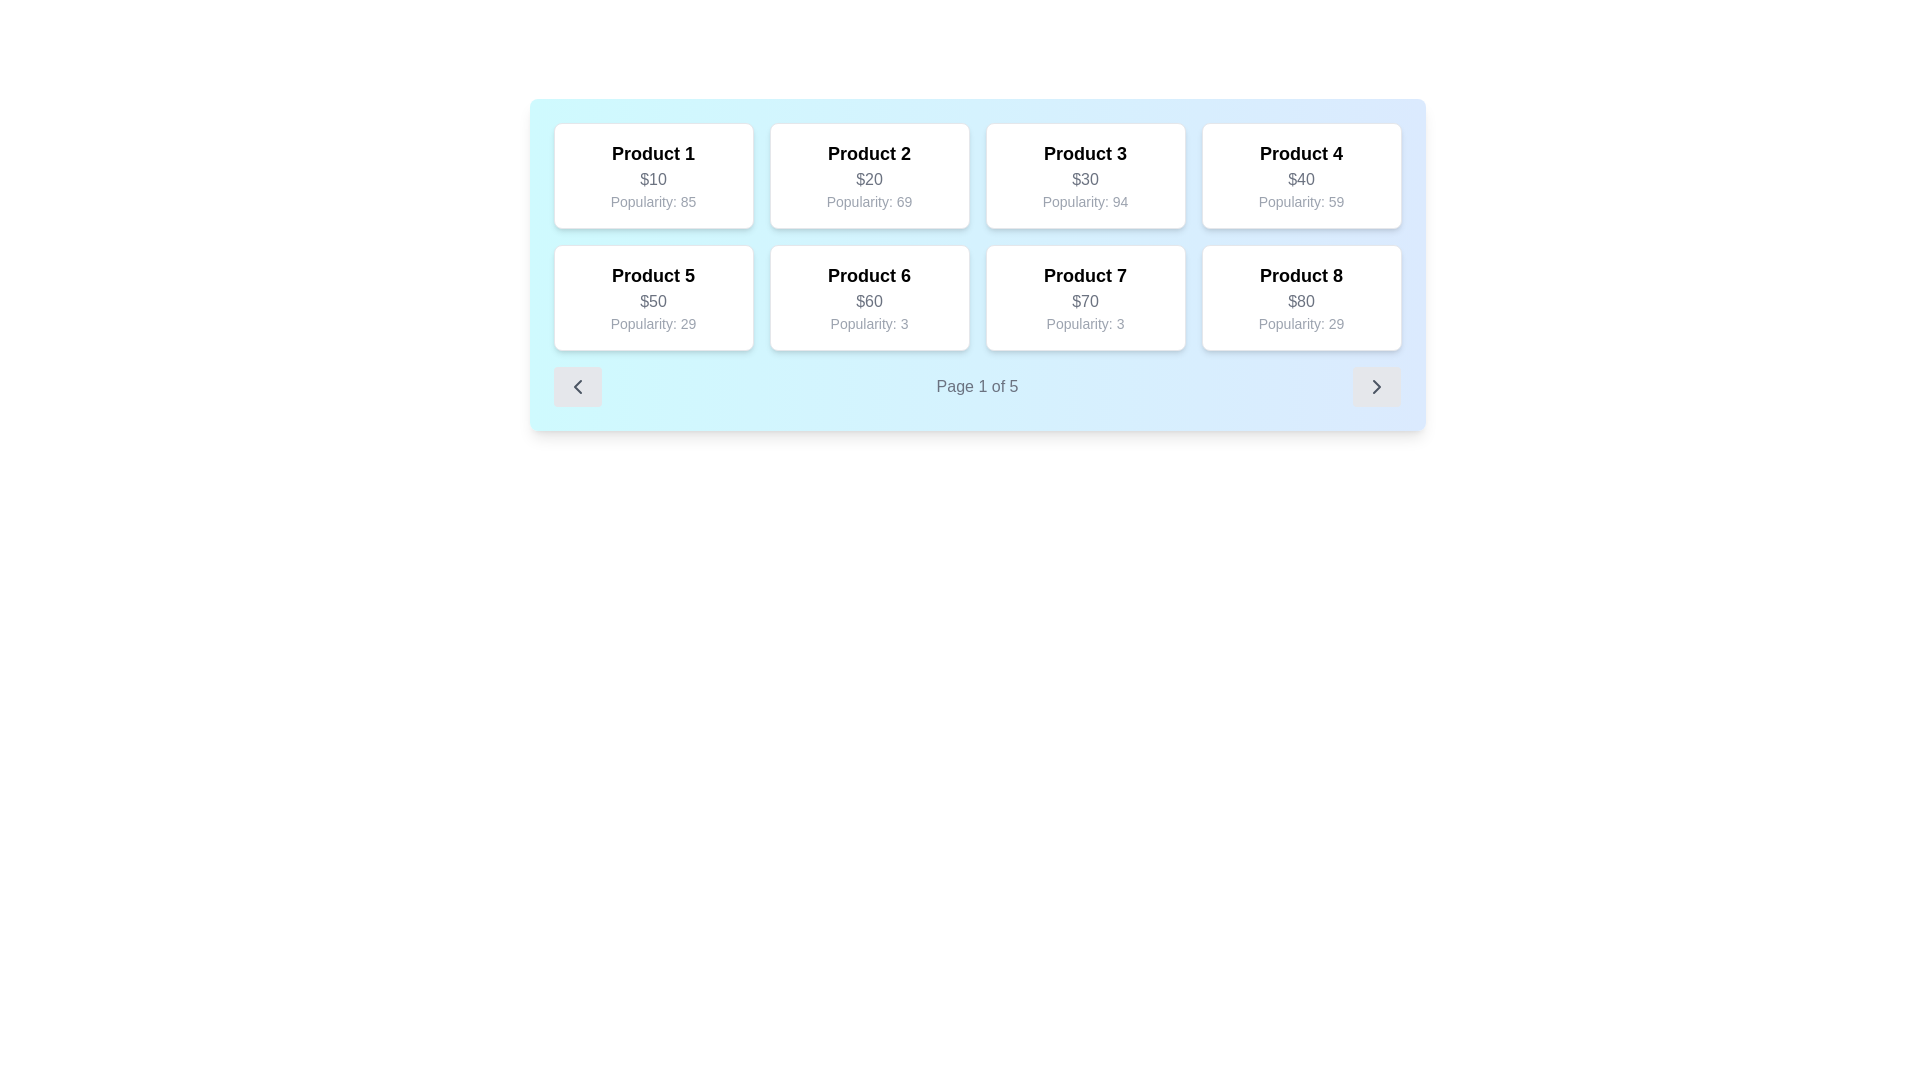  I want to click on the red triangular navigation arrow within the SVG element located in the bottom-left corner of the view containing product cards and pagination, so click(576, 386).